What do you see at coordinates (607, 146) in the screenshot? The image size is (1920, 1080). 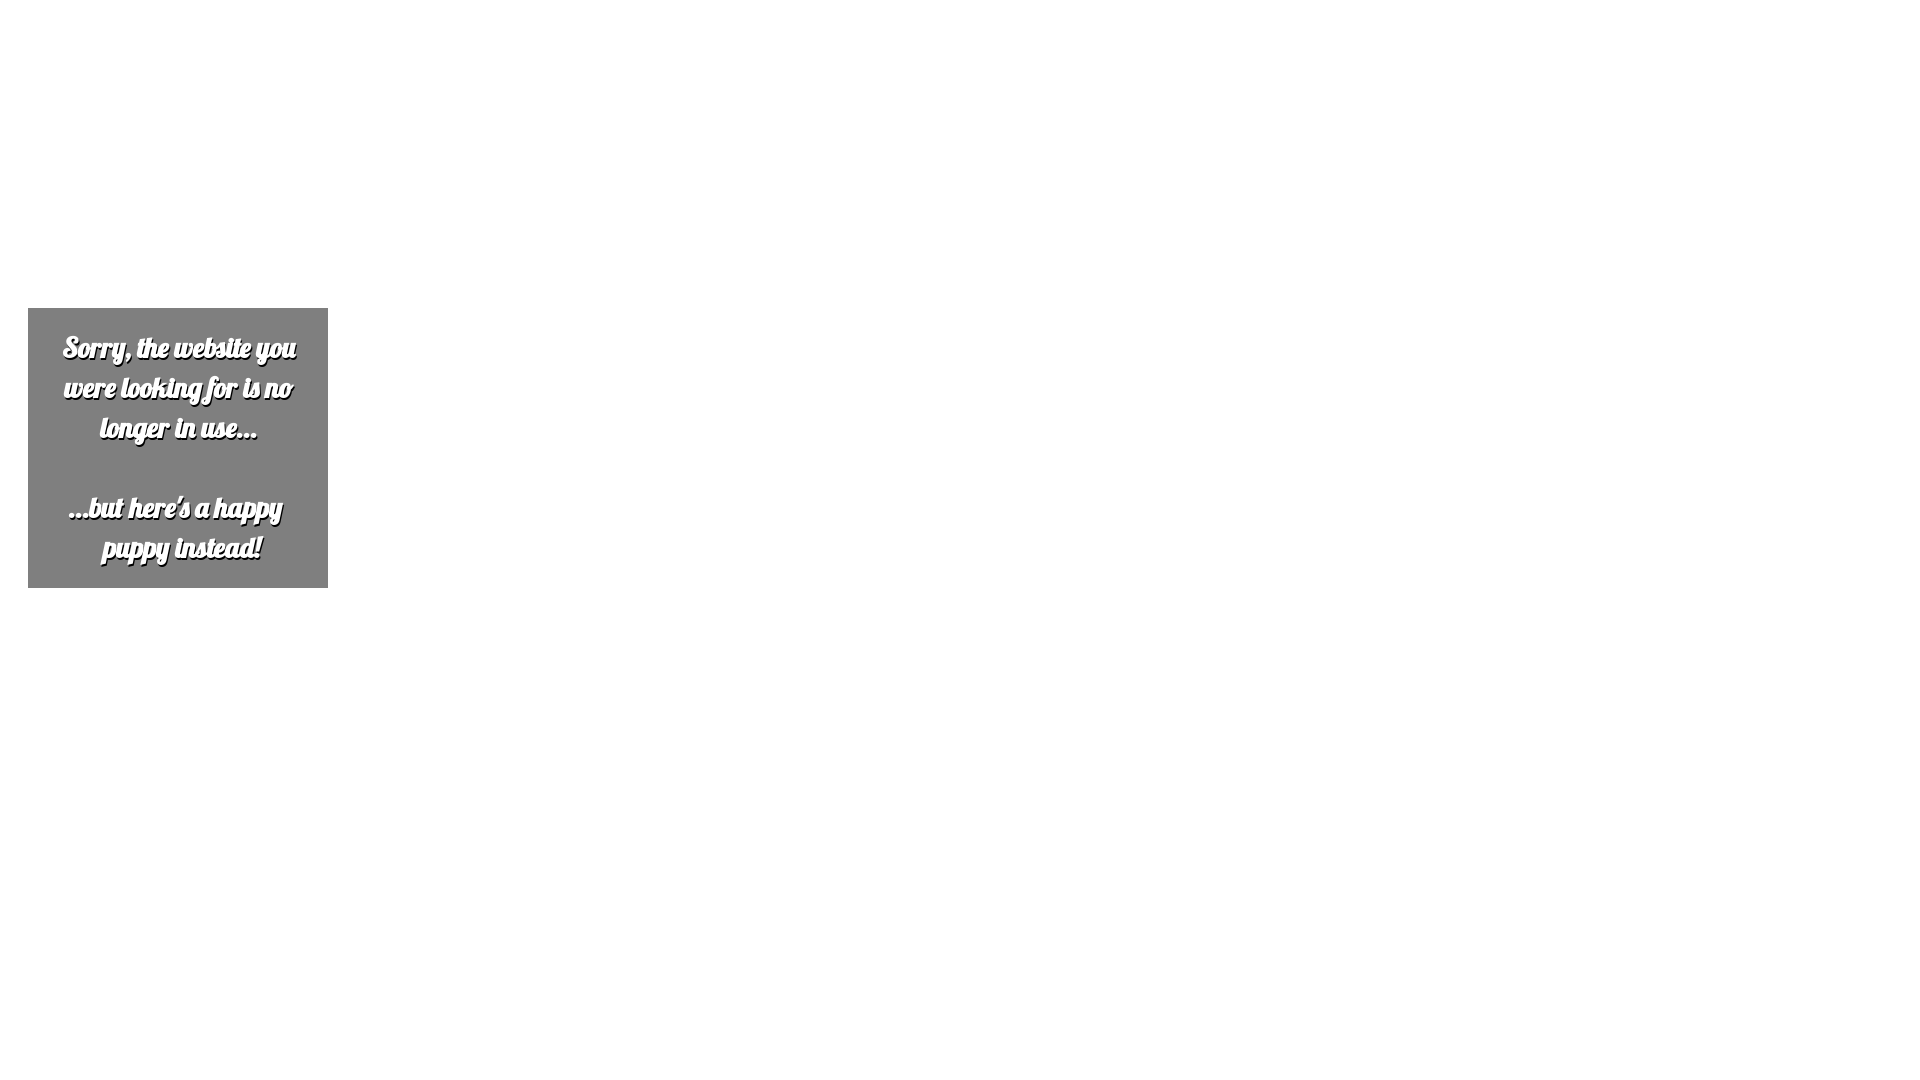 I see `'Advertisement'` at bounding box center [607, 146].